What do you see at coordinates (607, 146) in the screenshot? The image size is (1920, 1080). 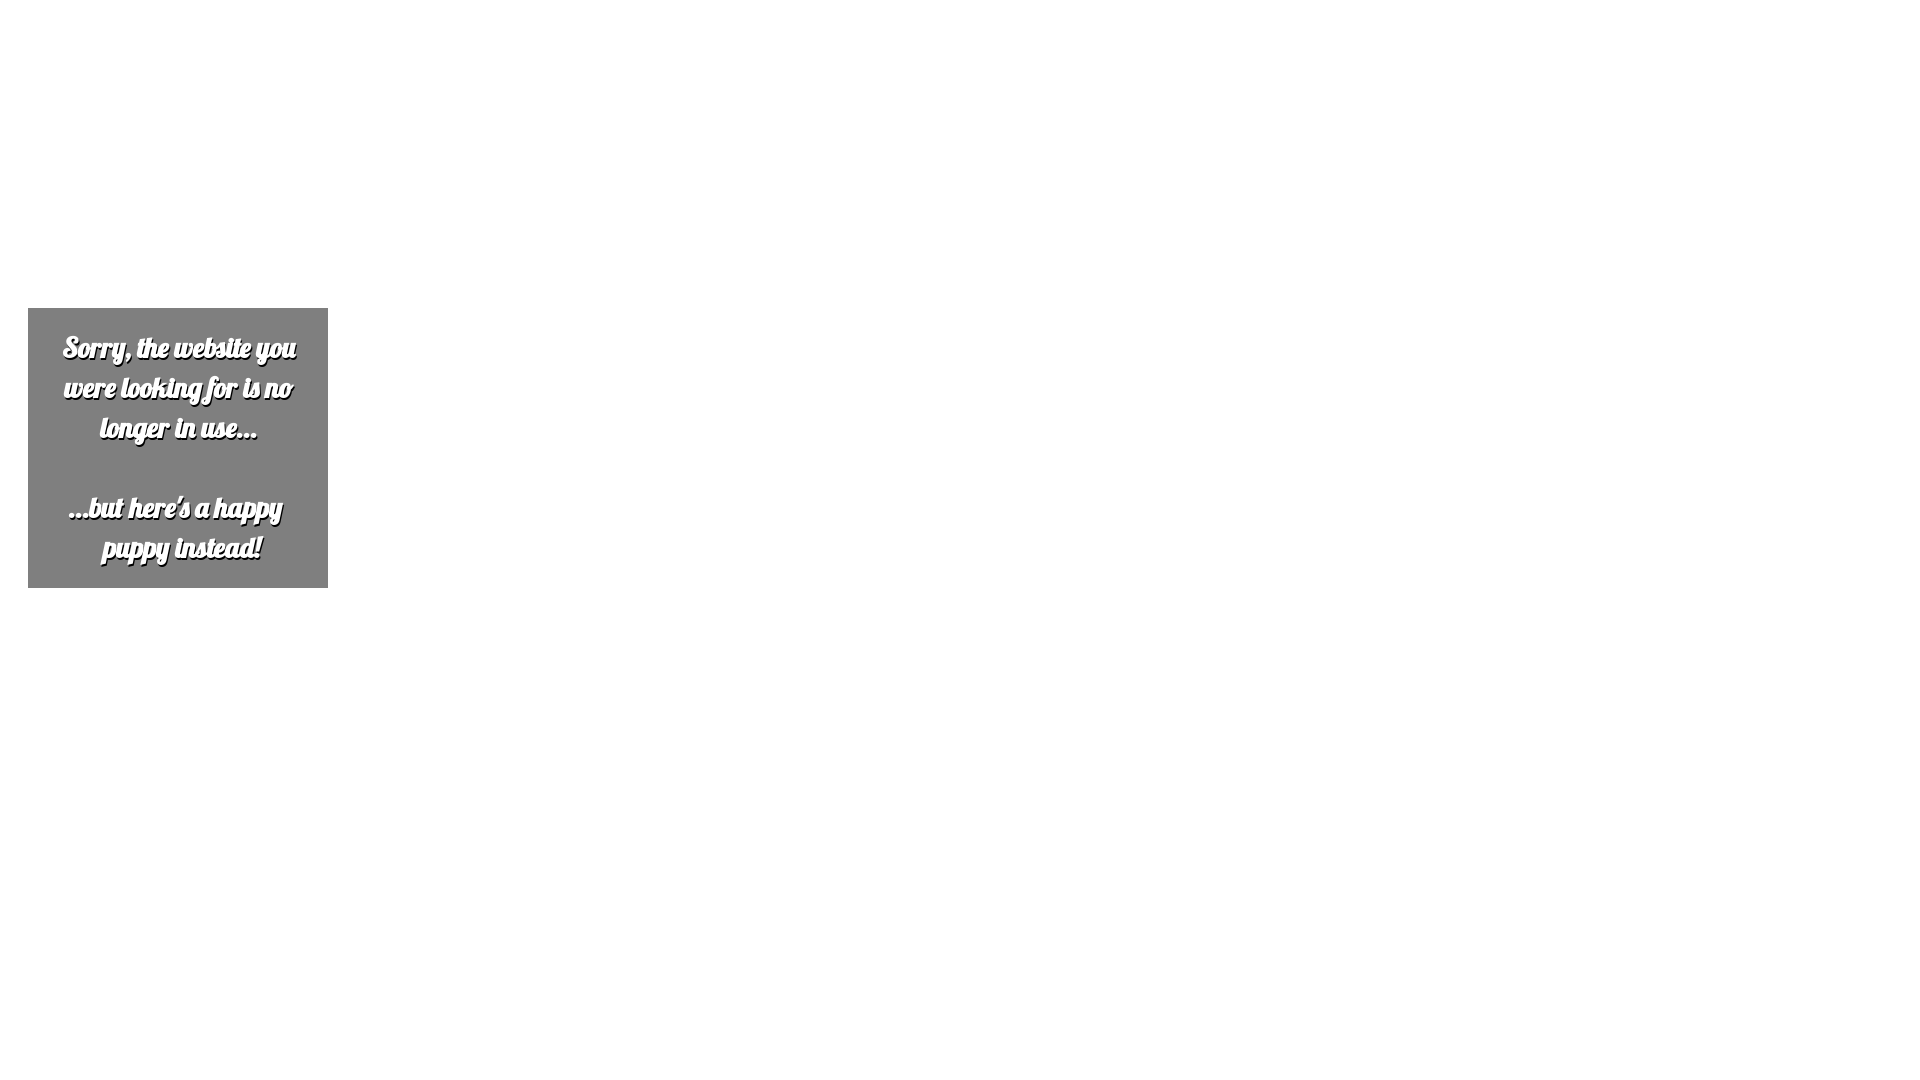 I see `'Advertisement'` at bounding box center [607, 146].